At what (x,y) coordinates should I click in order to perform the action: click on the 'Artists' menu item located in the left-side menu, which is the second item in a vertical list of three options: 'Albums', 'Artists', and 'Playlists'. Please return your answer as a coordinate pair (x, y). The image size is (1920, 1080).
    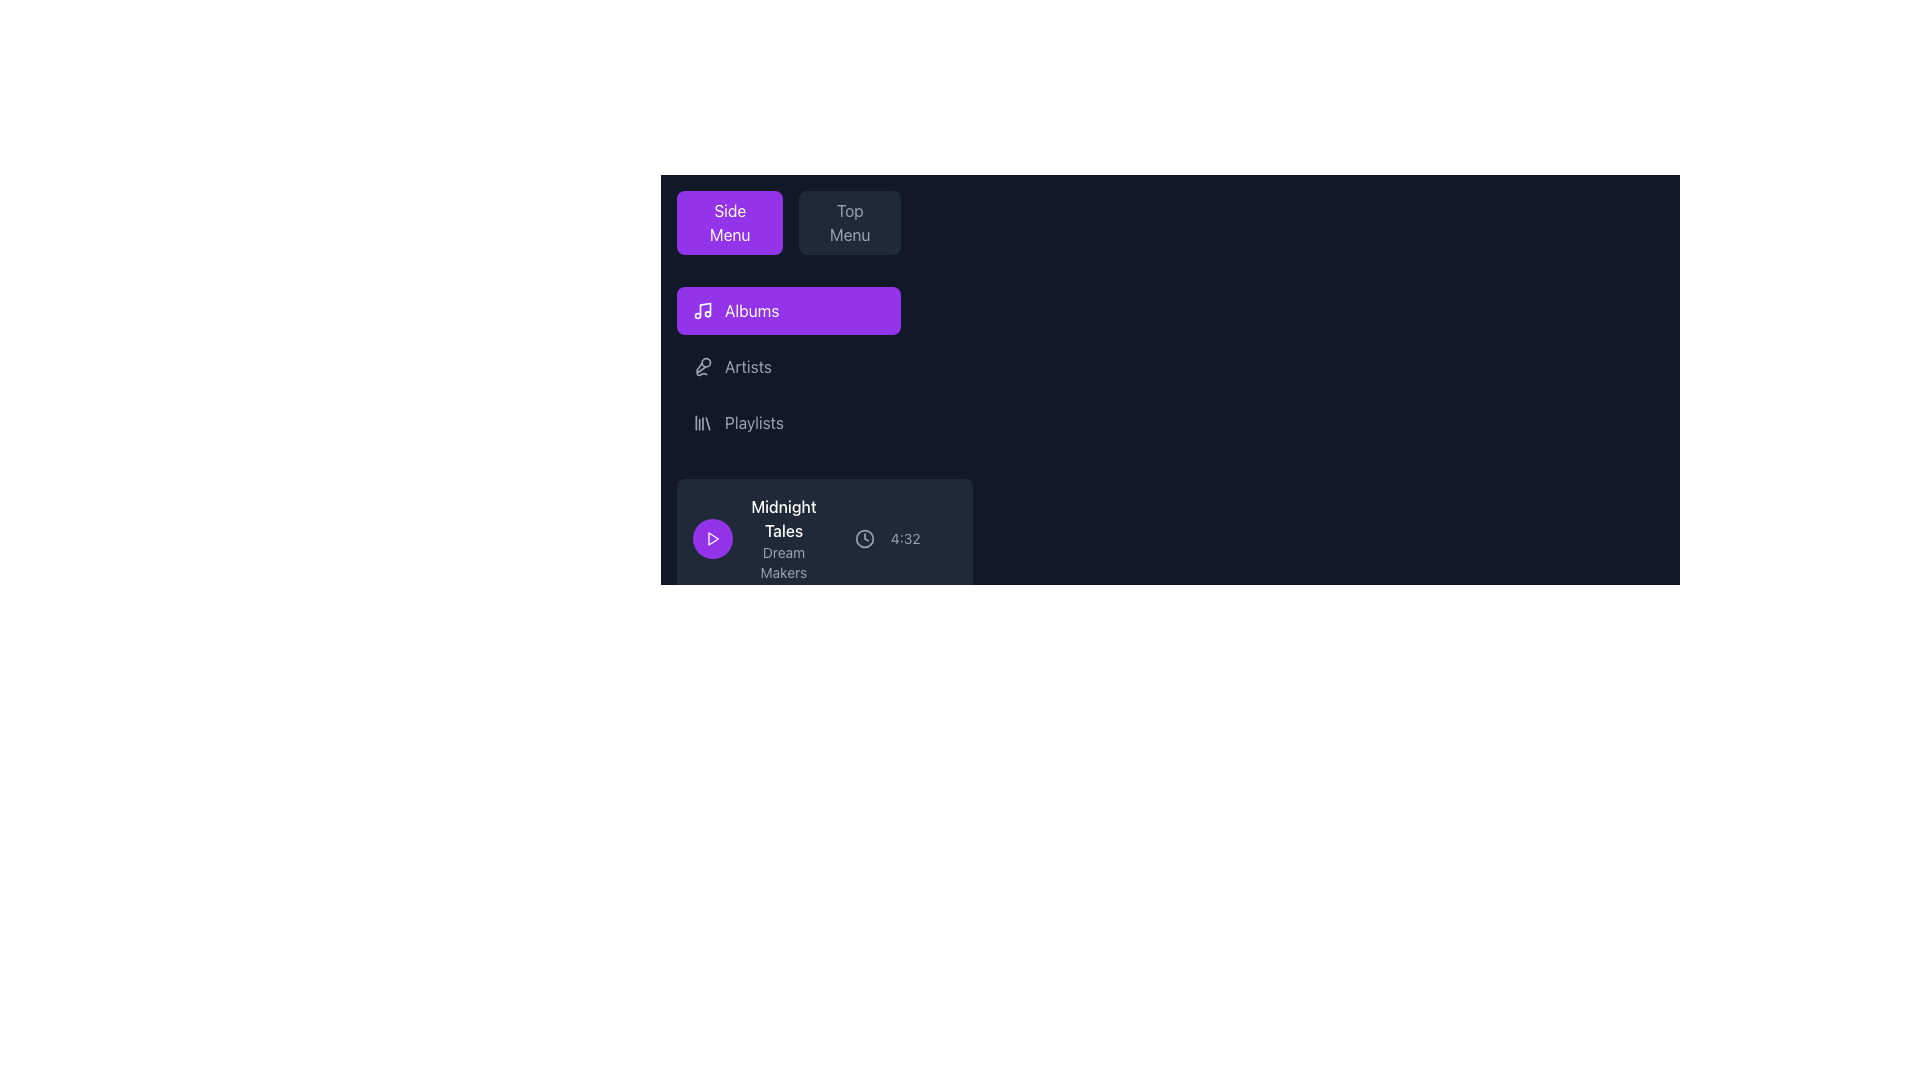
    Looking at the image, I should click on (787, 366).